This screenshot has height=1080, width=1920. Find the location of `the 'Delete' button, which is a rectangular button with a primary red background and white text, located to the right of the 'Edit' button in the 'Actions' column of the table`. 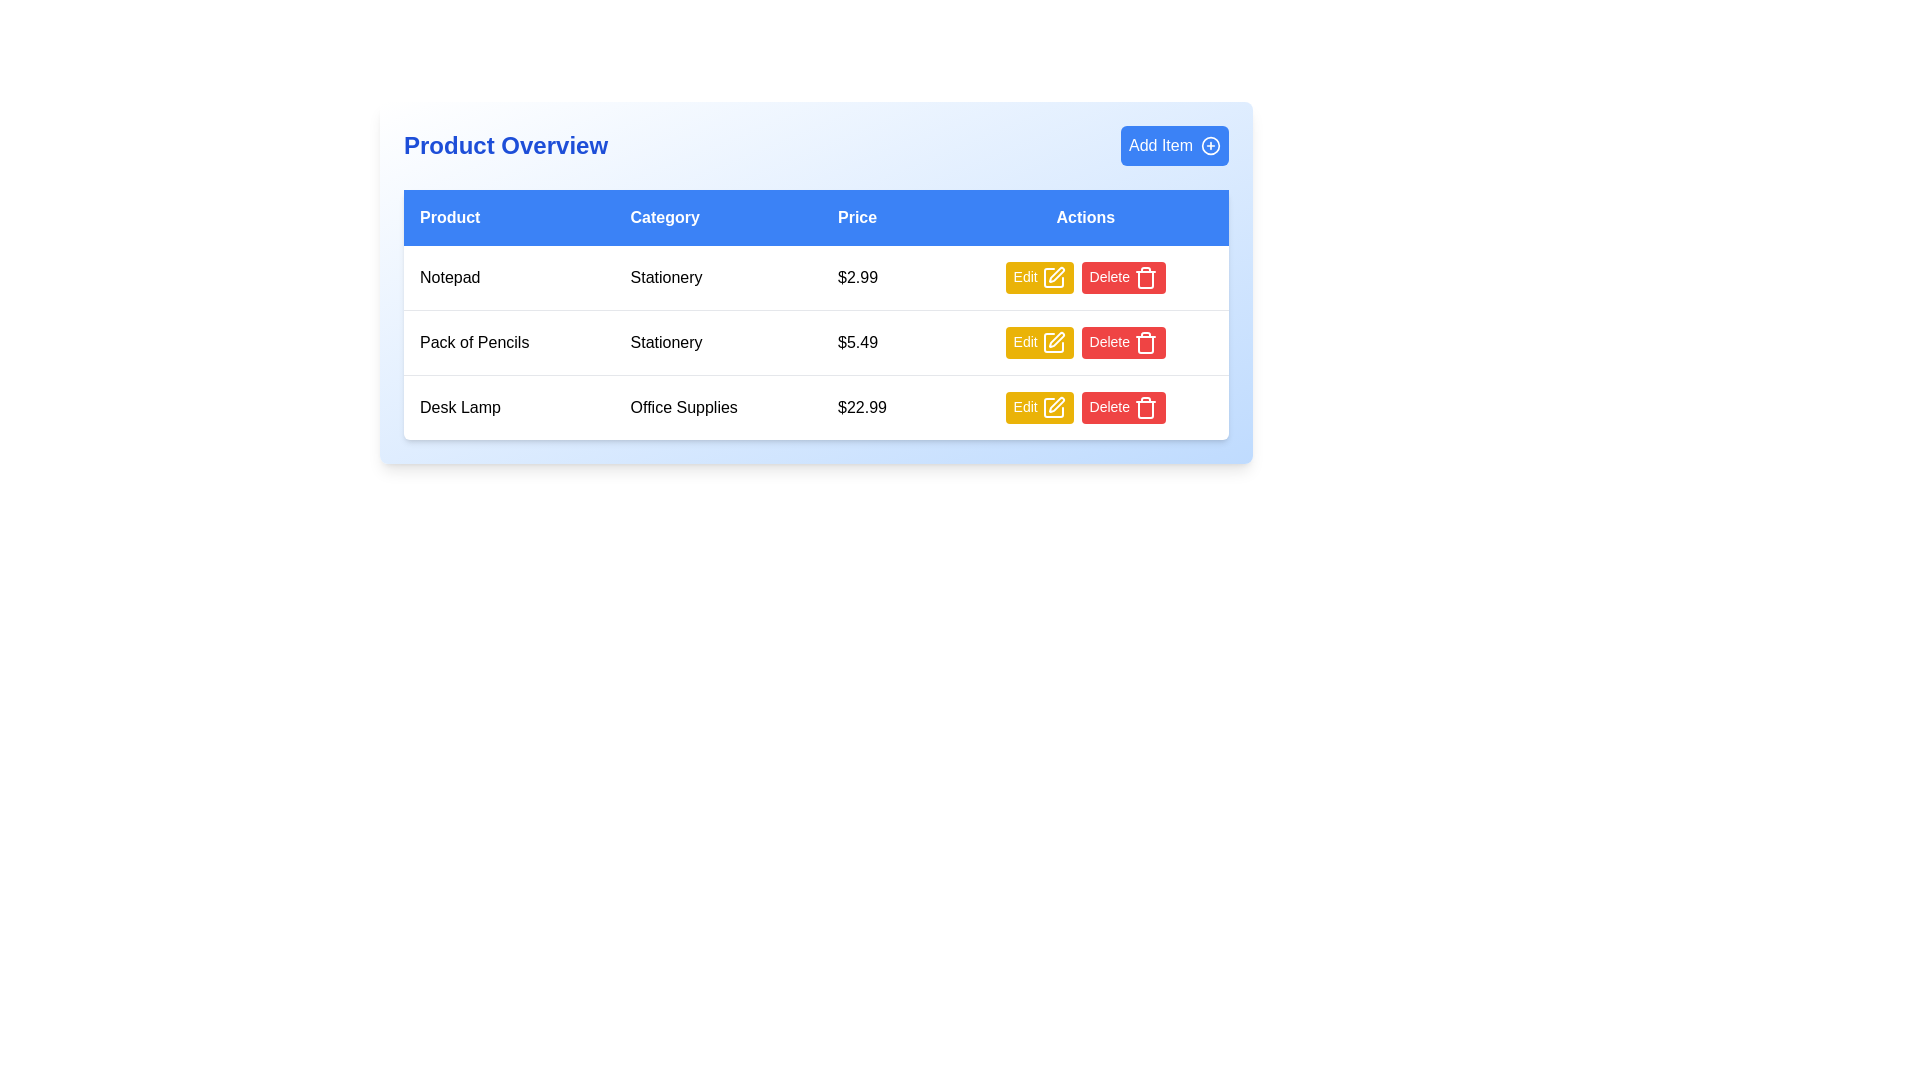

the 'Delete' button, which is a rectangular button with a primary red background and white text, located to the right of the 'Edit' button in the 'Actions' column of the table is located at coordinates (1123, 277).